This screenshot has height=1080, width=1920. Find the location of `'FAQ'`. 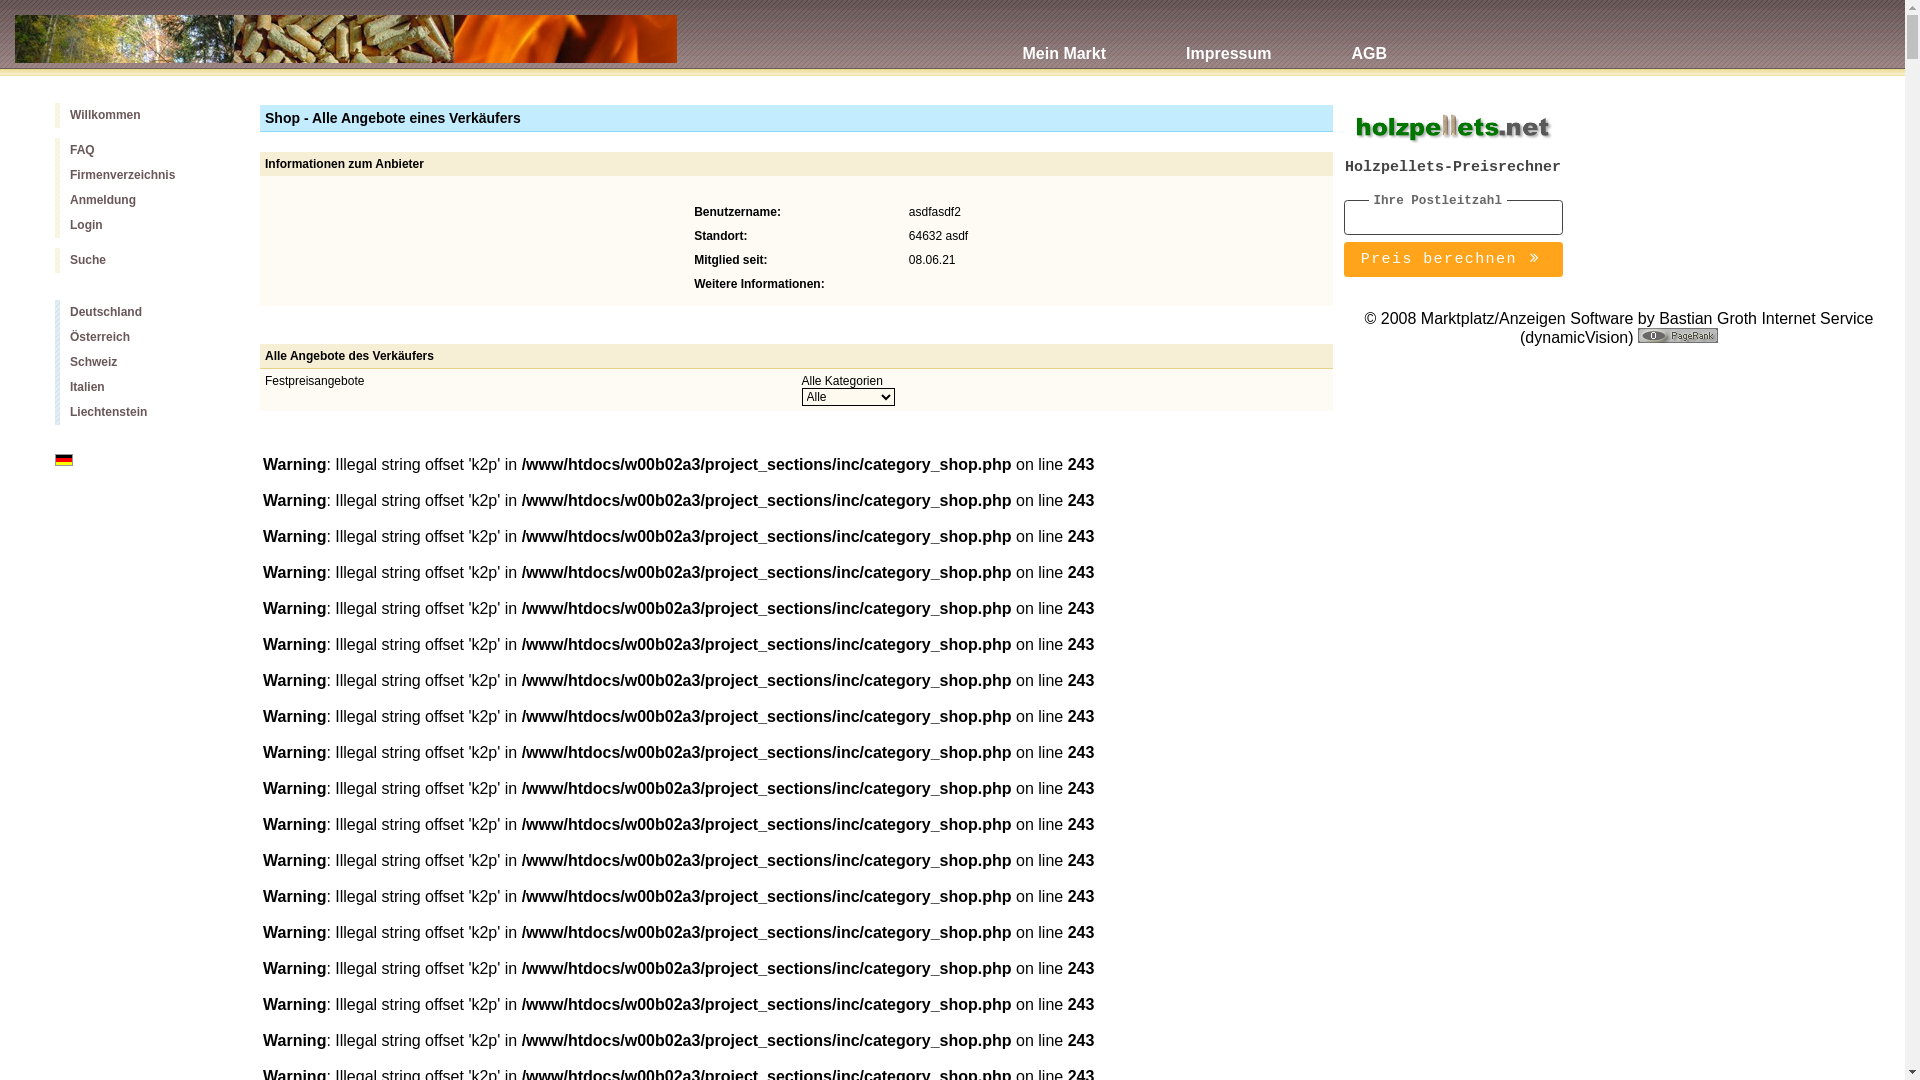

'FAQ' is located at coordinates (141, 149).